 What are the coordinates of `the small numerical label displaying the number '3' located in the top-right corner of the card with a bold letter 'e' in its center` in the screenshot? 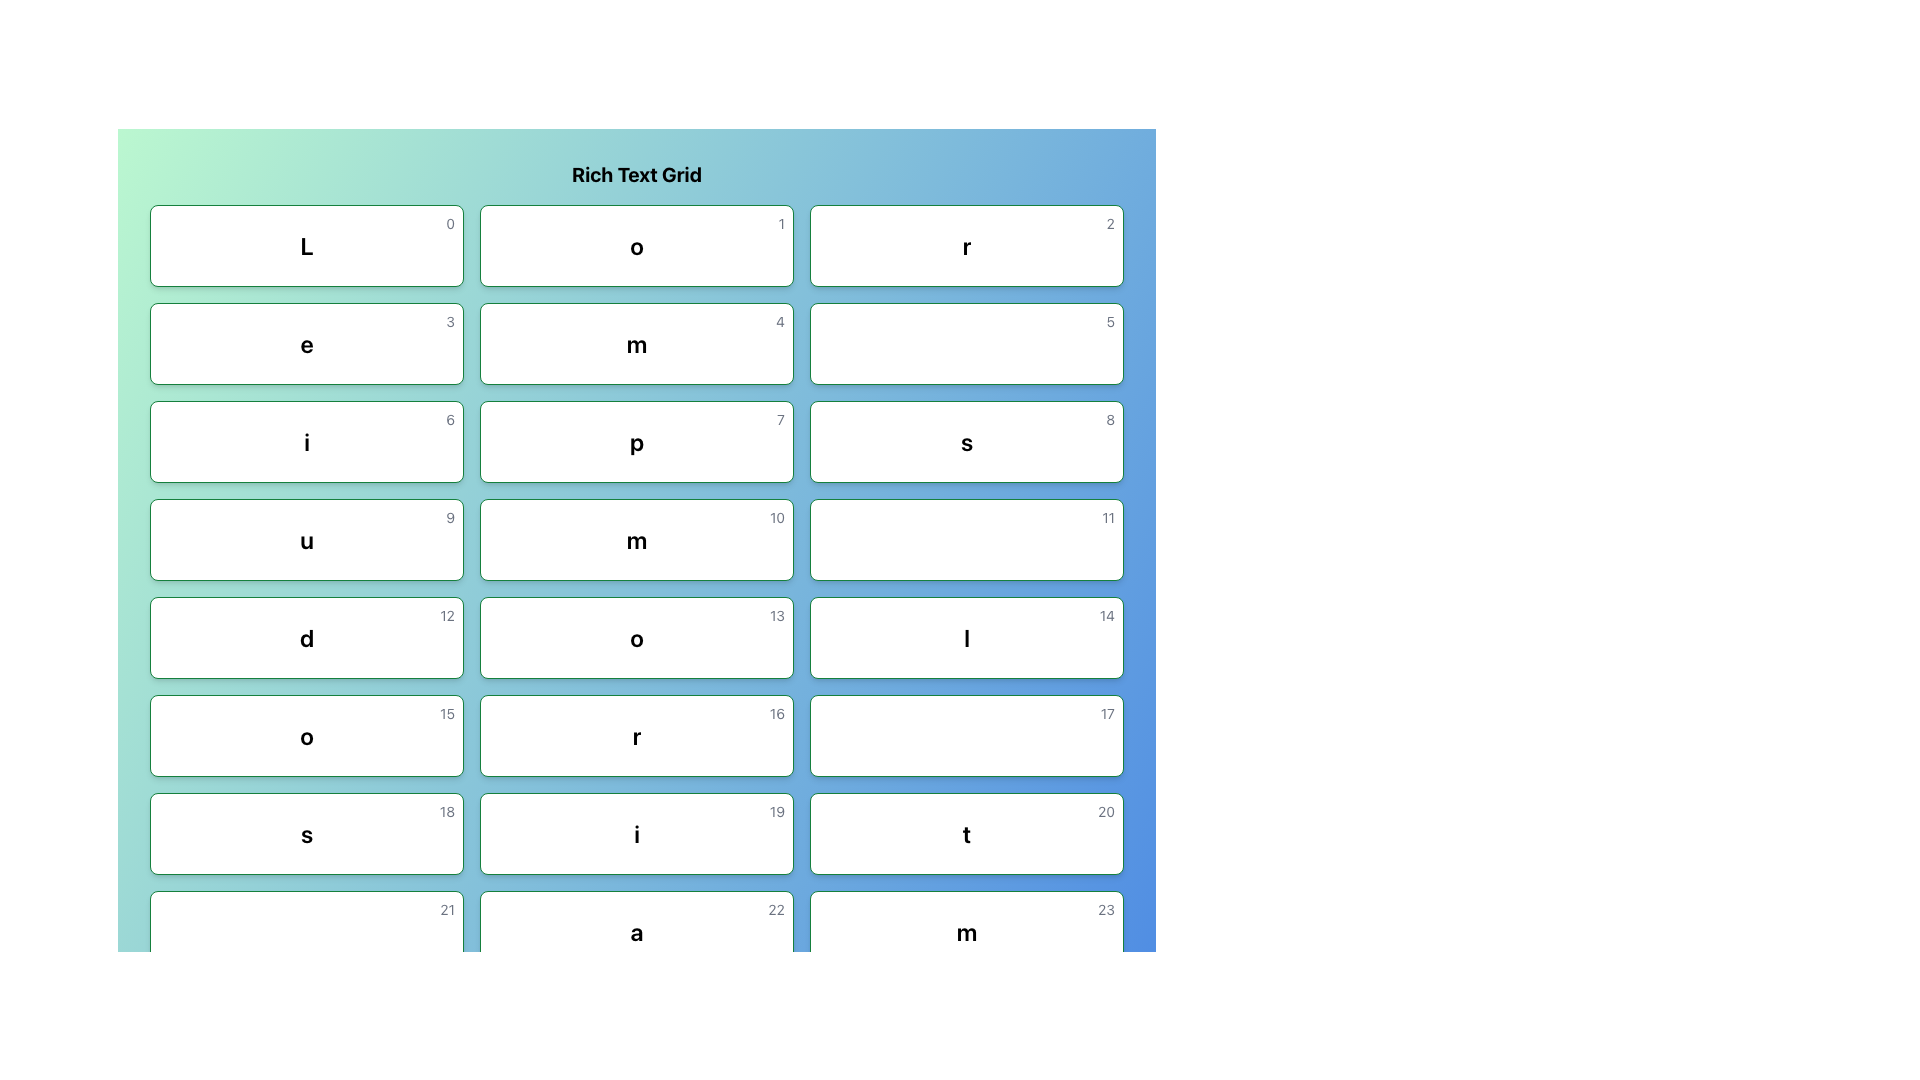 It's located at (449, 320).